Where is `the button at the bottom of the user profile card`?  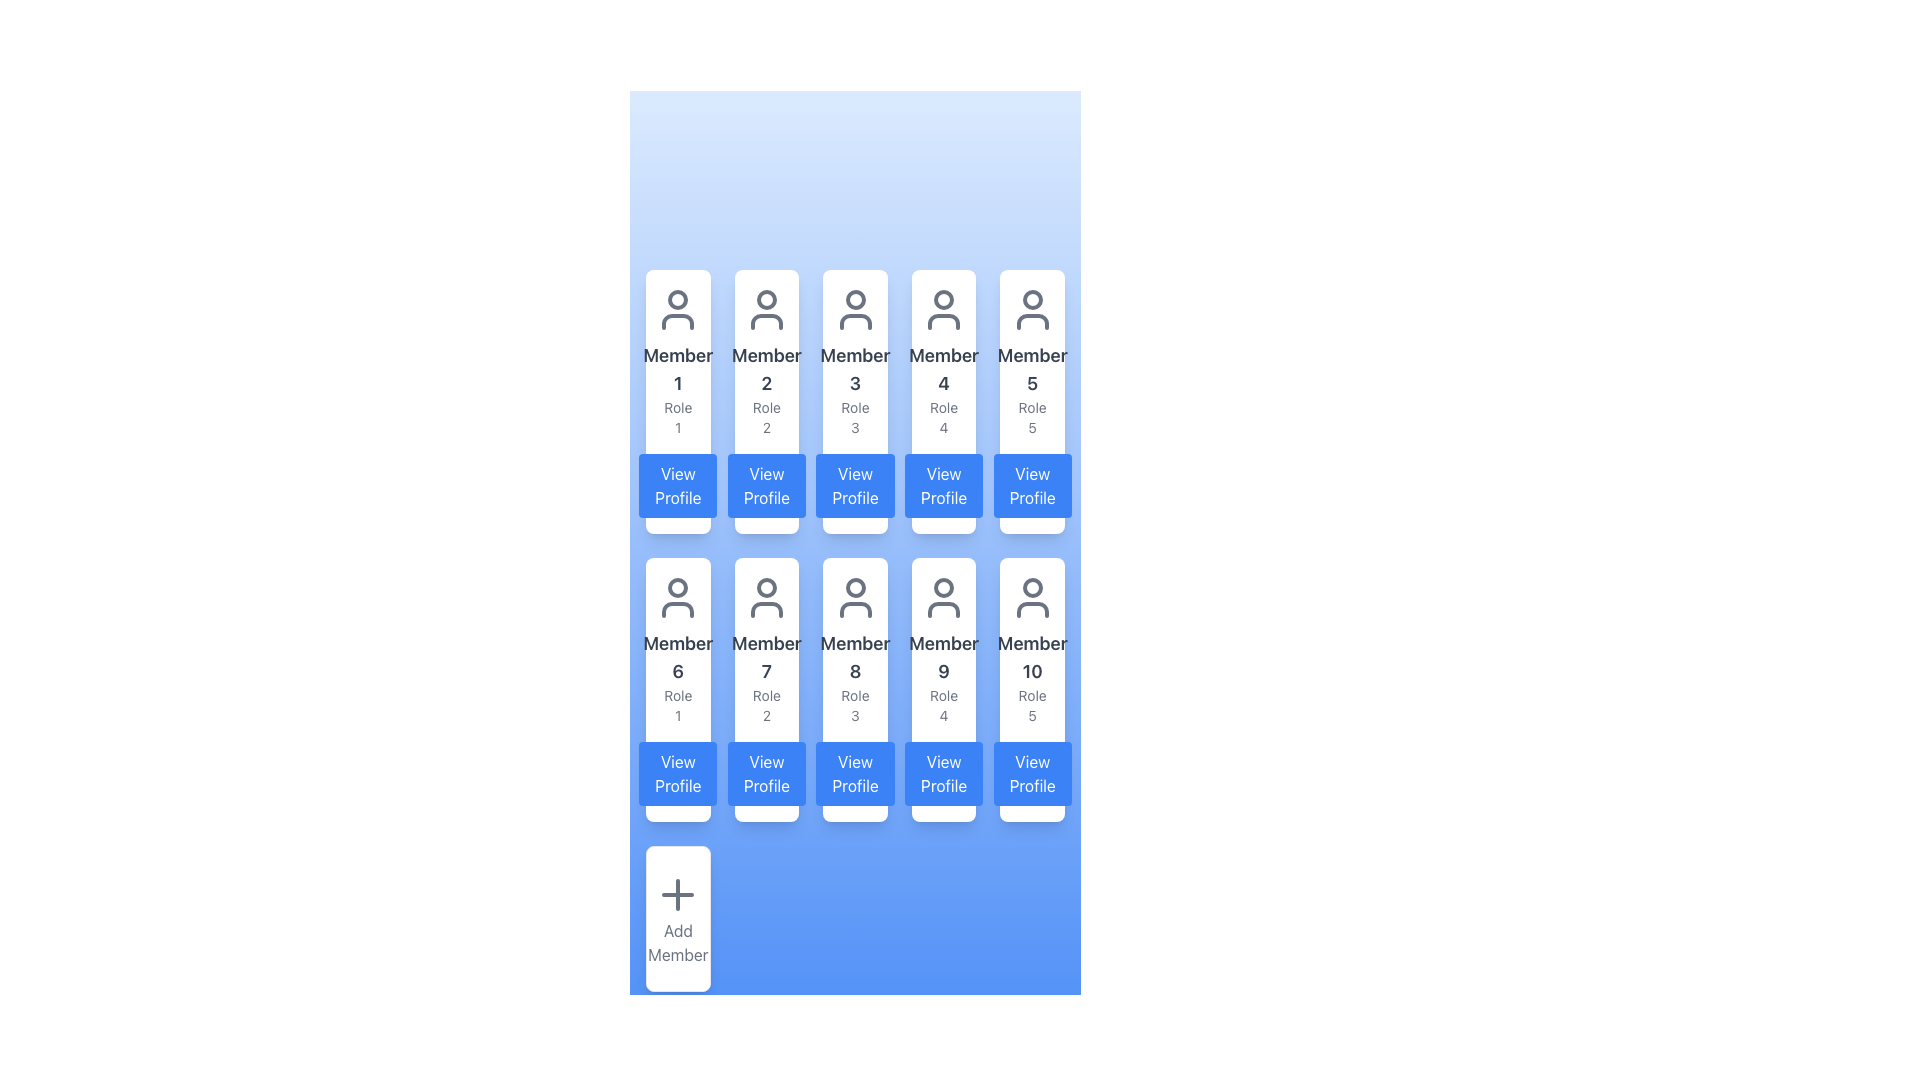
the button at the bottom of the user profile card is located at coordinates (1032, 773).